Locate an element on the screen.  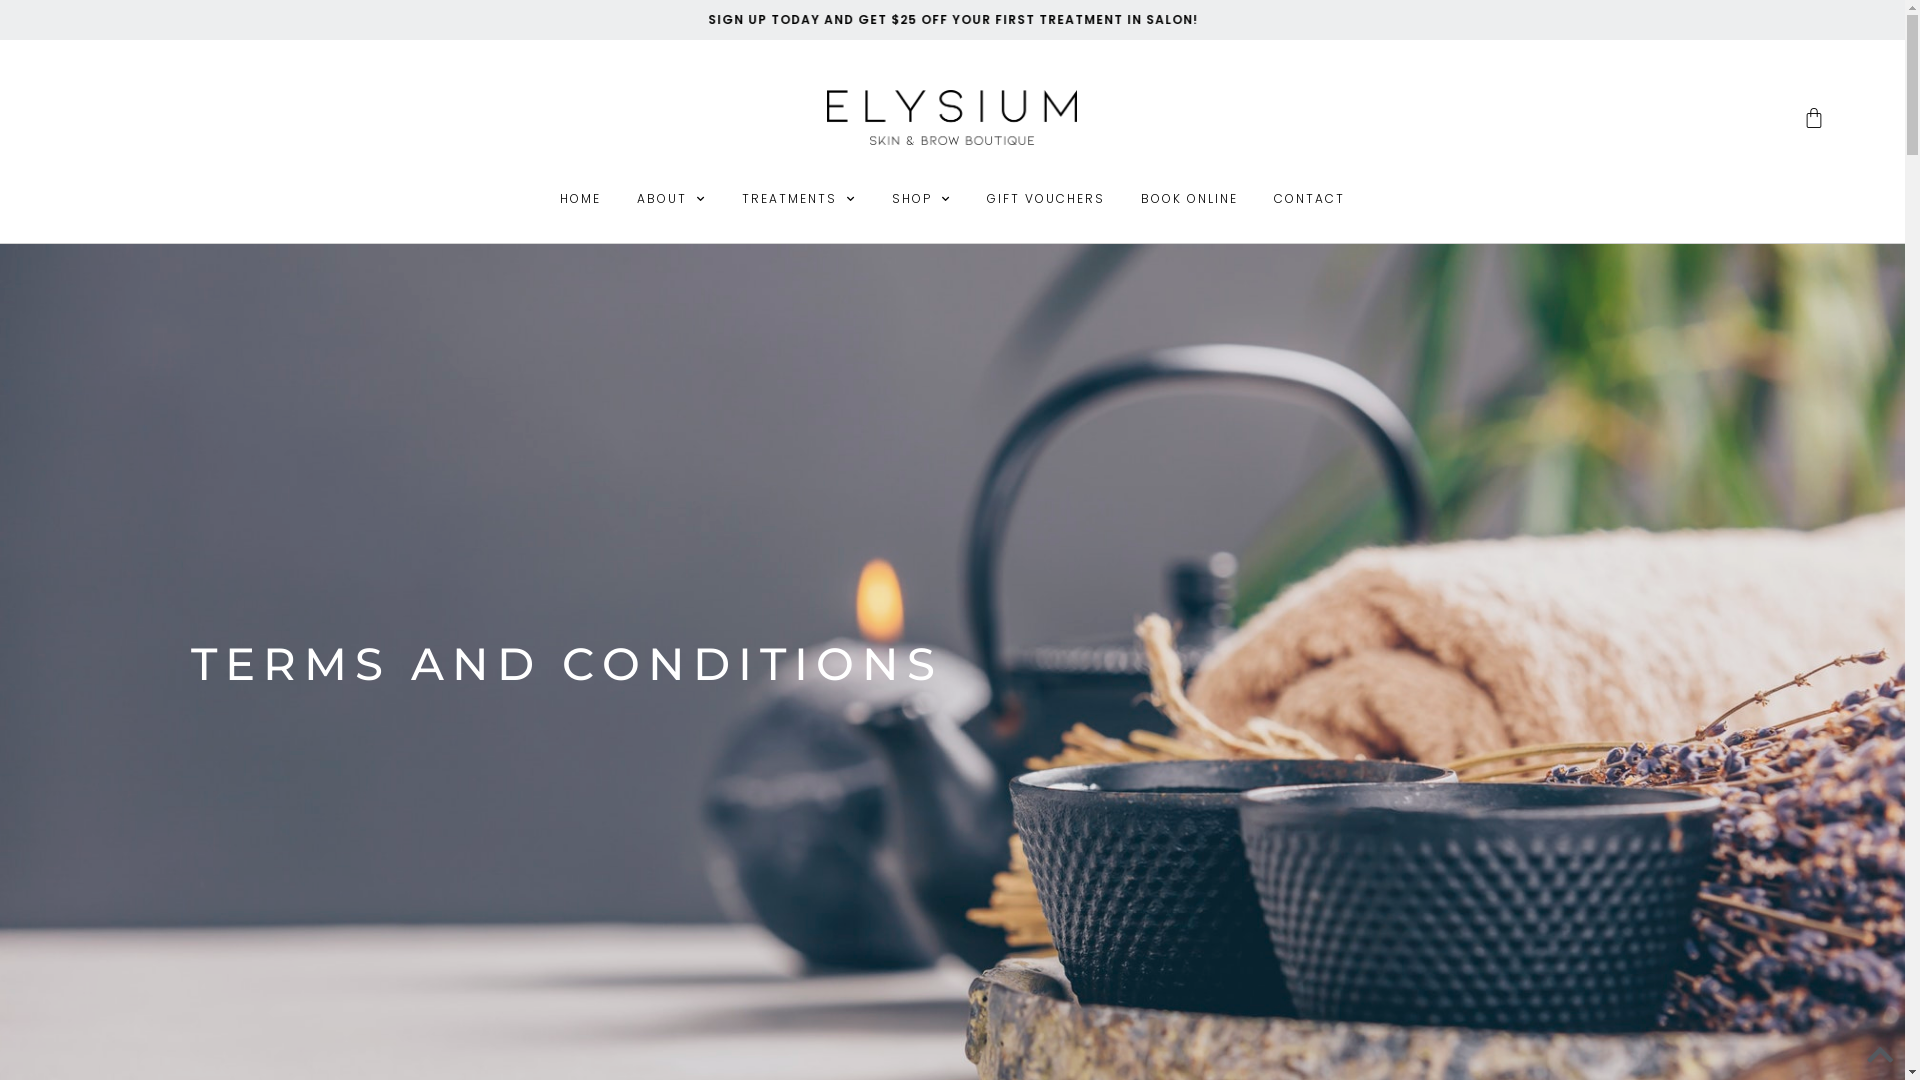
'GIFT VOUCHERS' is located at coordinates (1045, 199).